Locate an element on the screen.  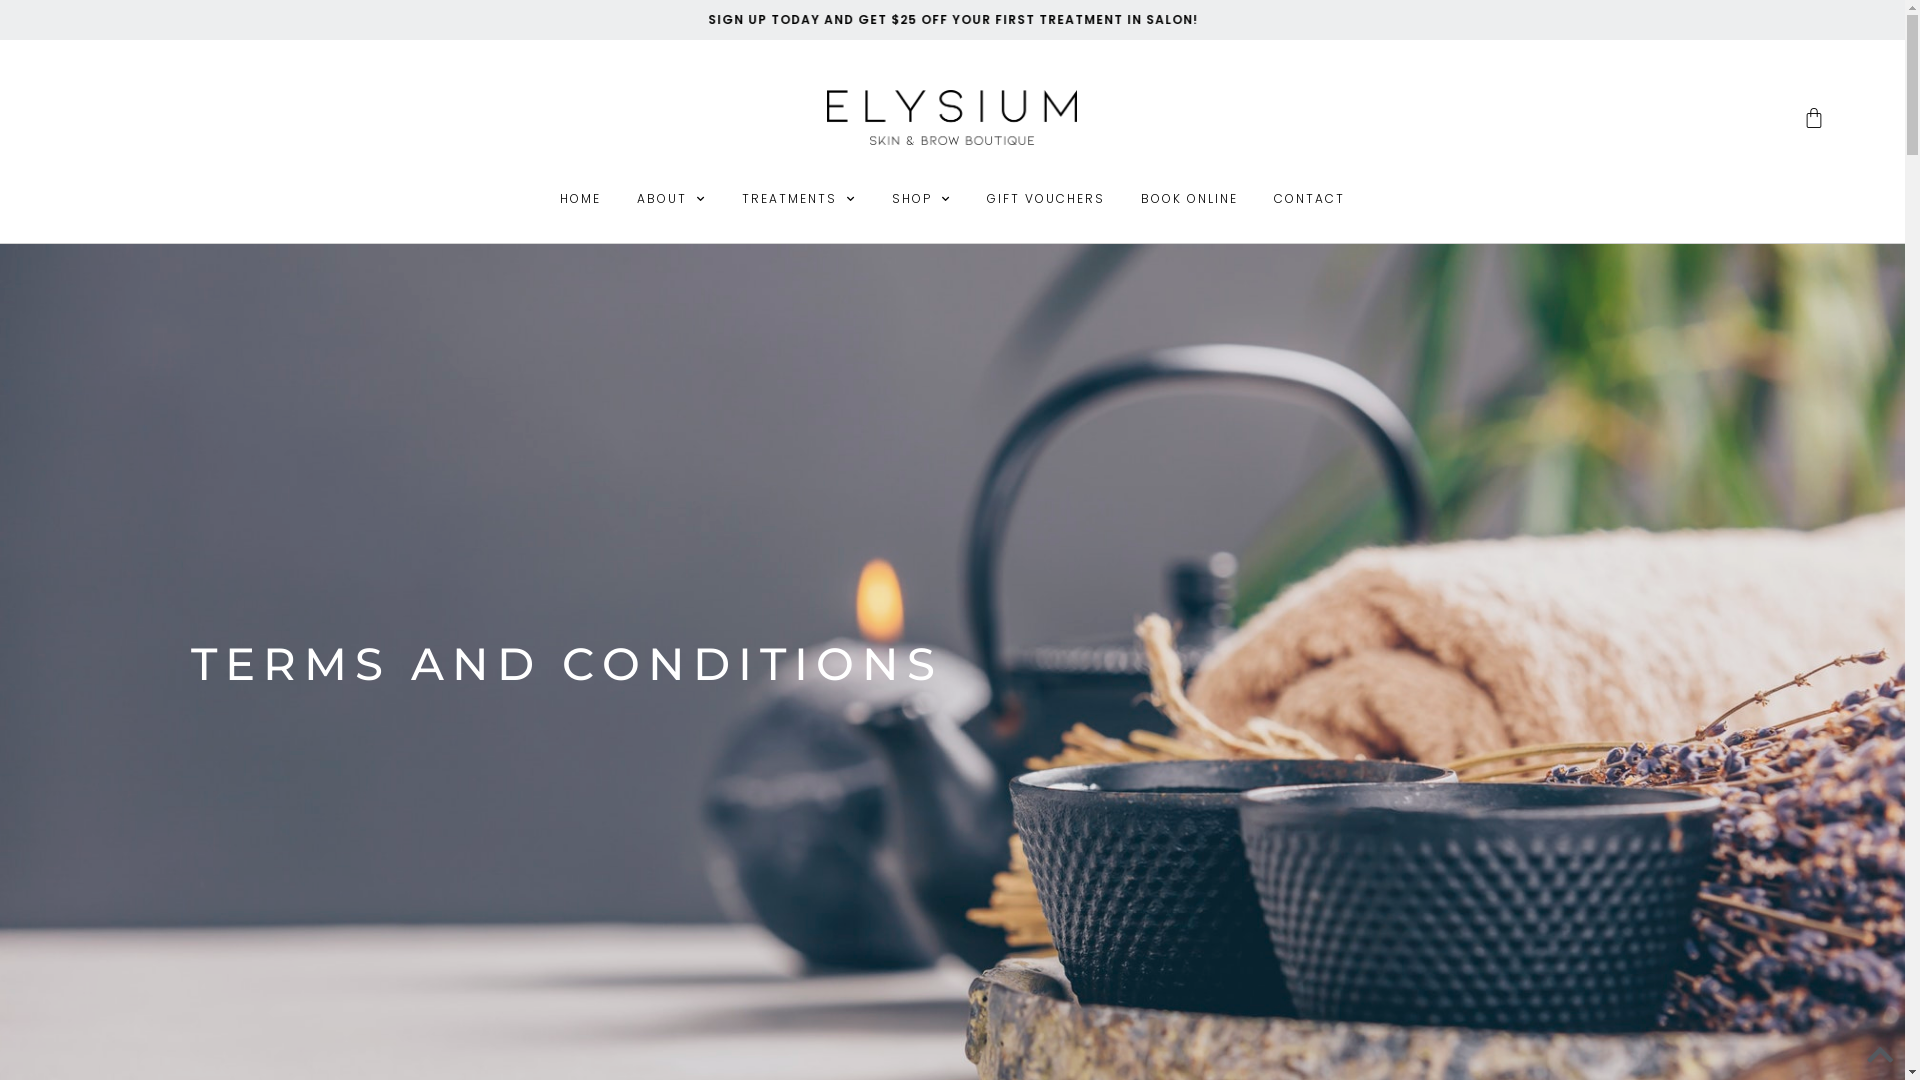
'GIFT VOUCHERS' is located at coordinates (1045, 199).